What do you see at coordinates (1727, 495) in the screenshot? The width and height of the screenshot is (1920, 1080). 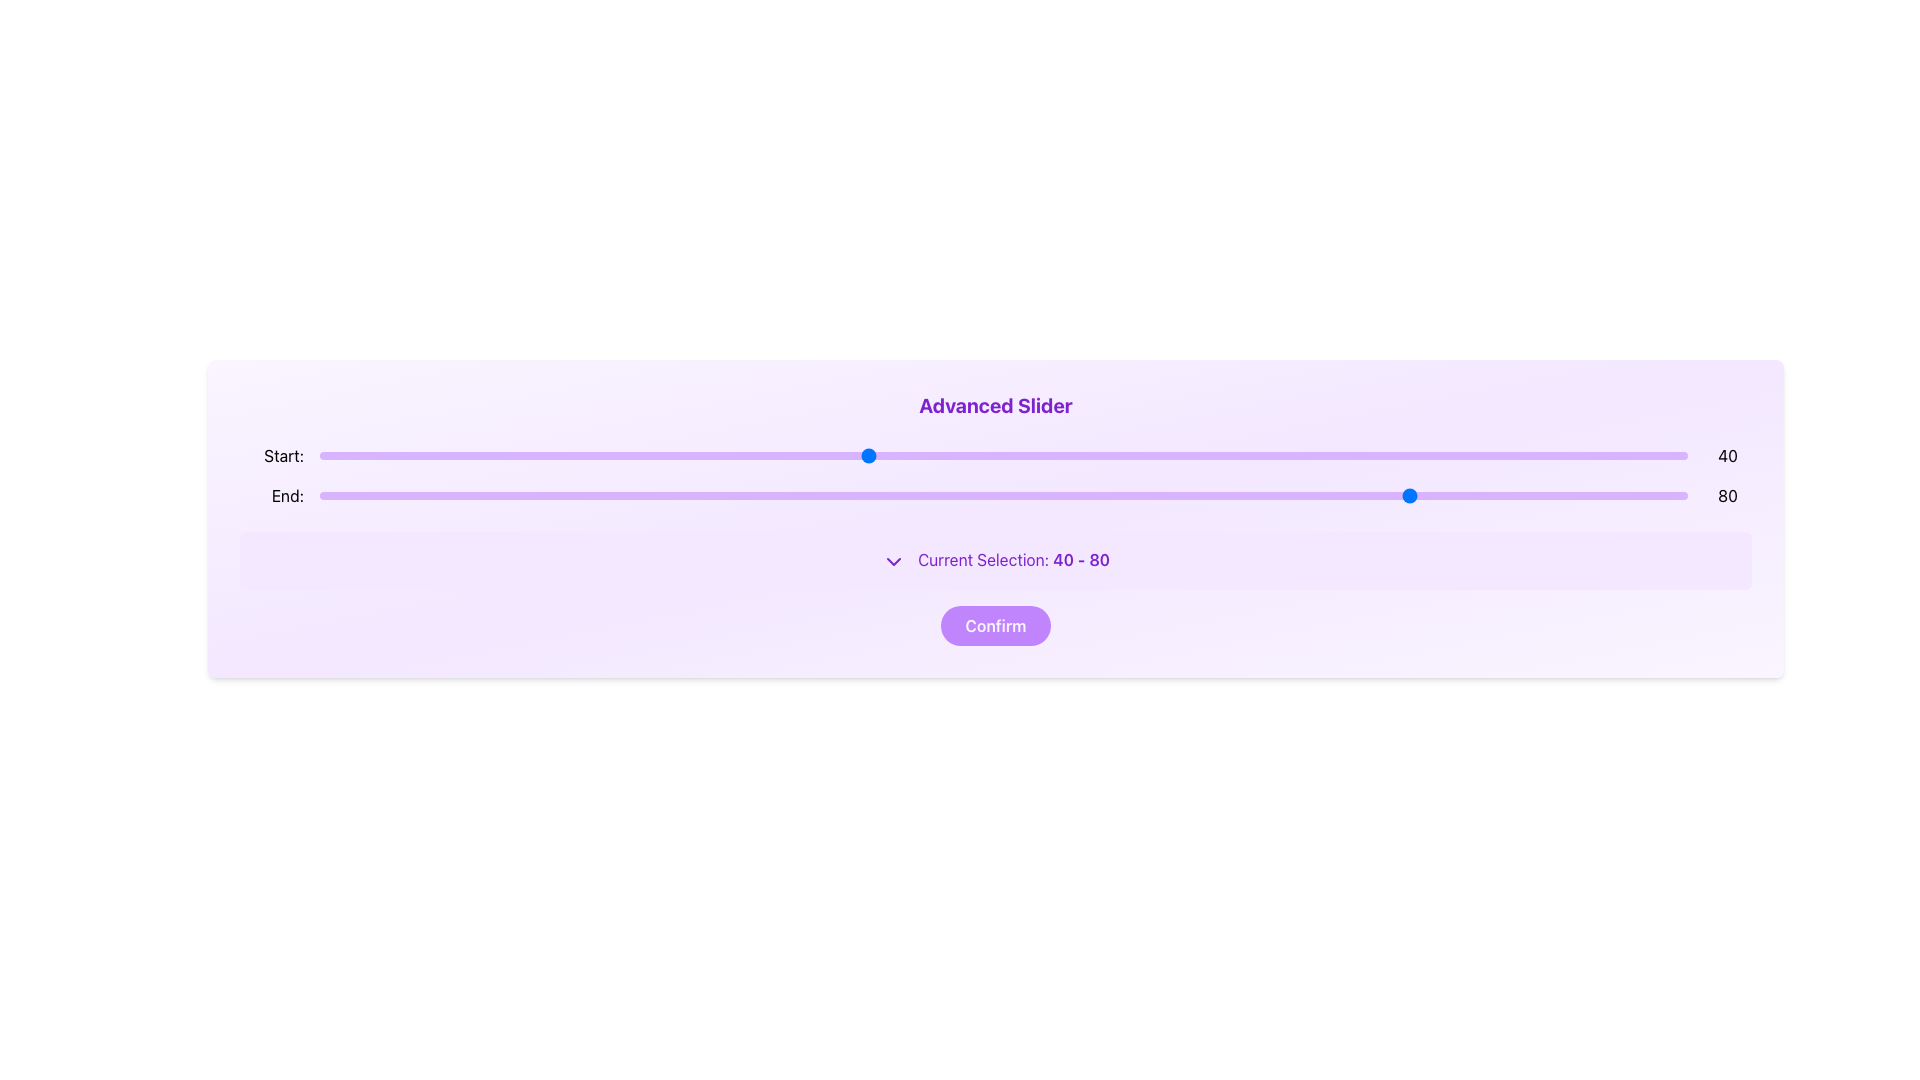 I see `the numeric indicator displaying the value '80' at the far-right end of the row labeled 'End:'` at bounding box center [1727, 495].